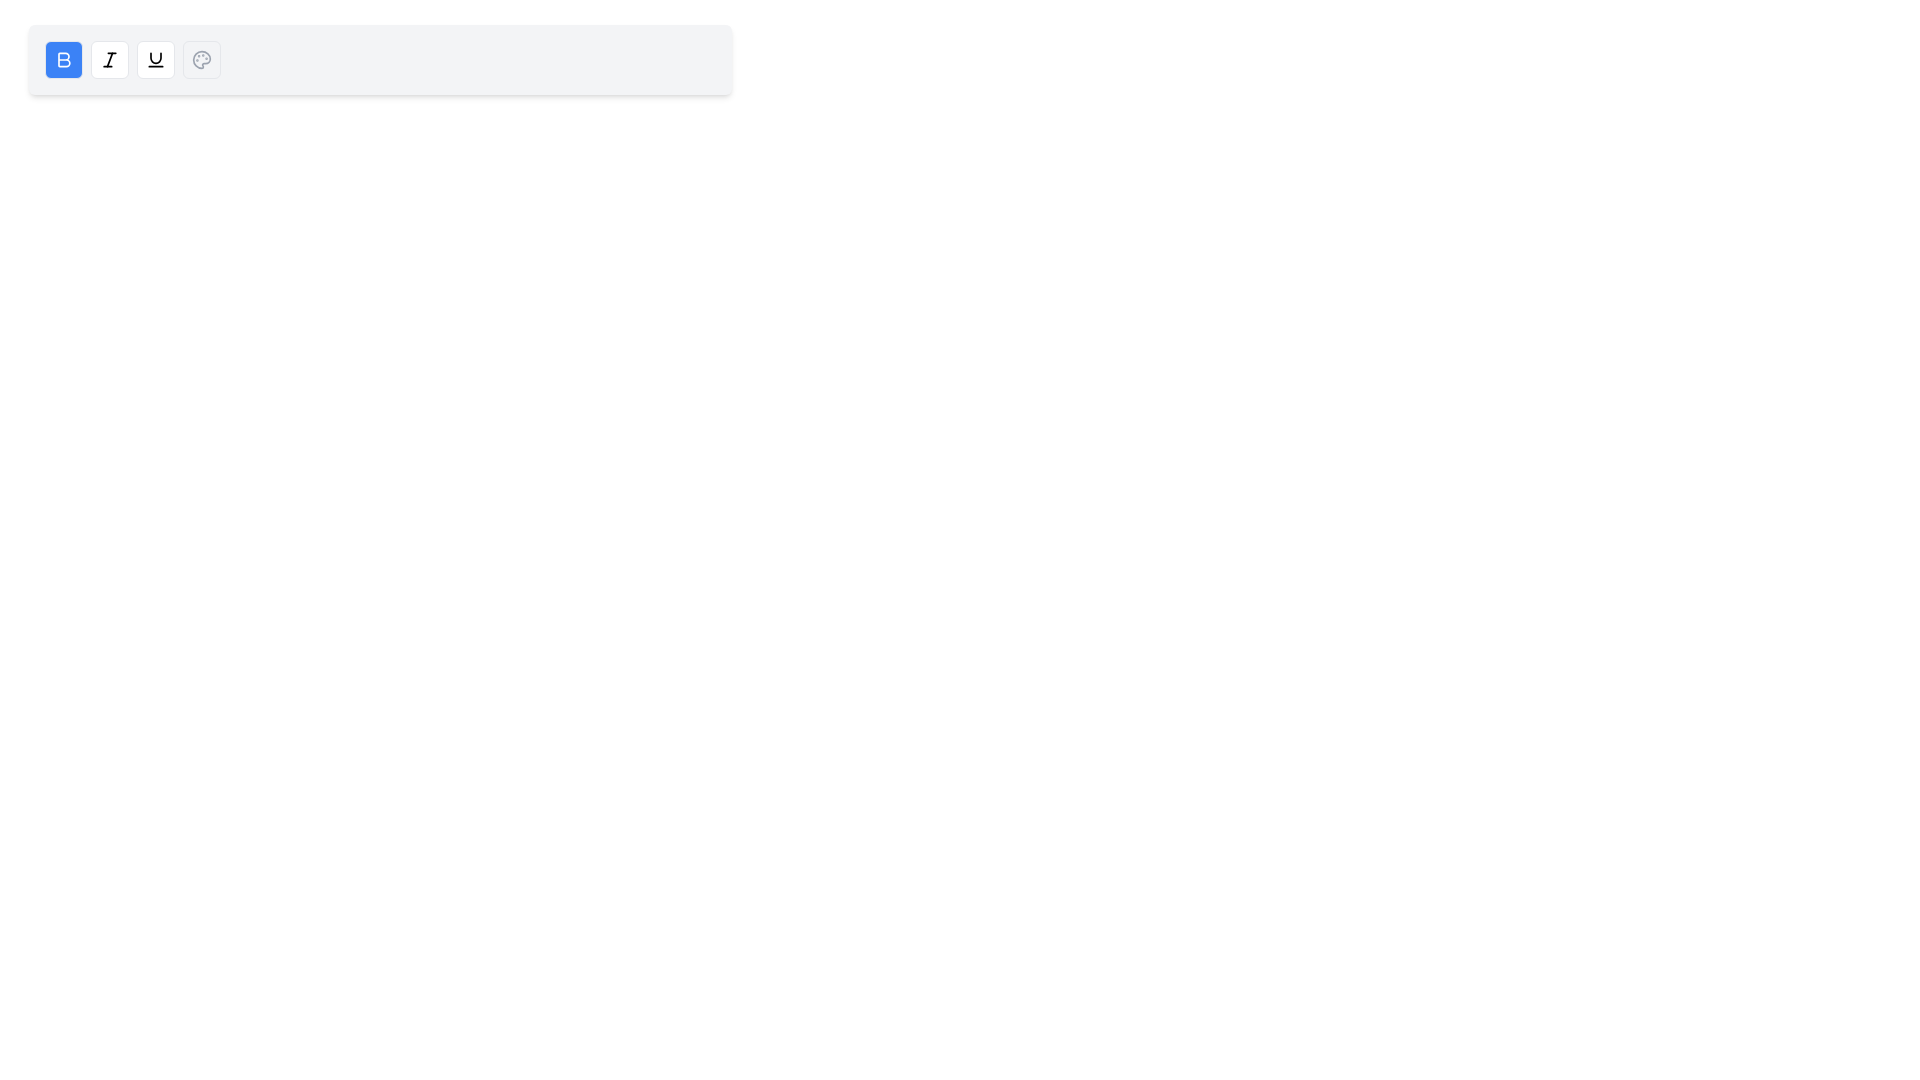  I want to click on the second button, so click(109, 59).